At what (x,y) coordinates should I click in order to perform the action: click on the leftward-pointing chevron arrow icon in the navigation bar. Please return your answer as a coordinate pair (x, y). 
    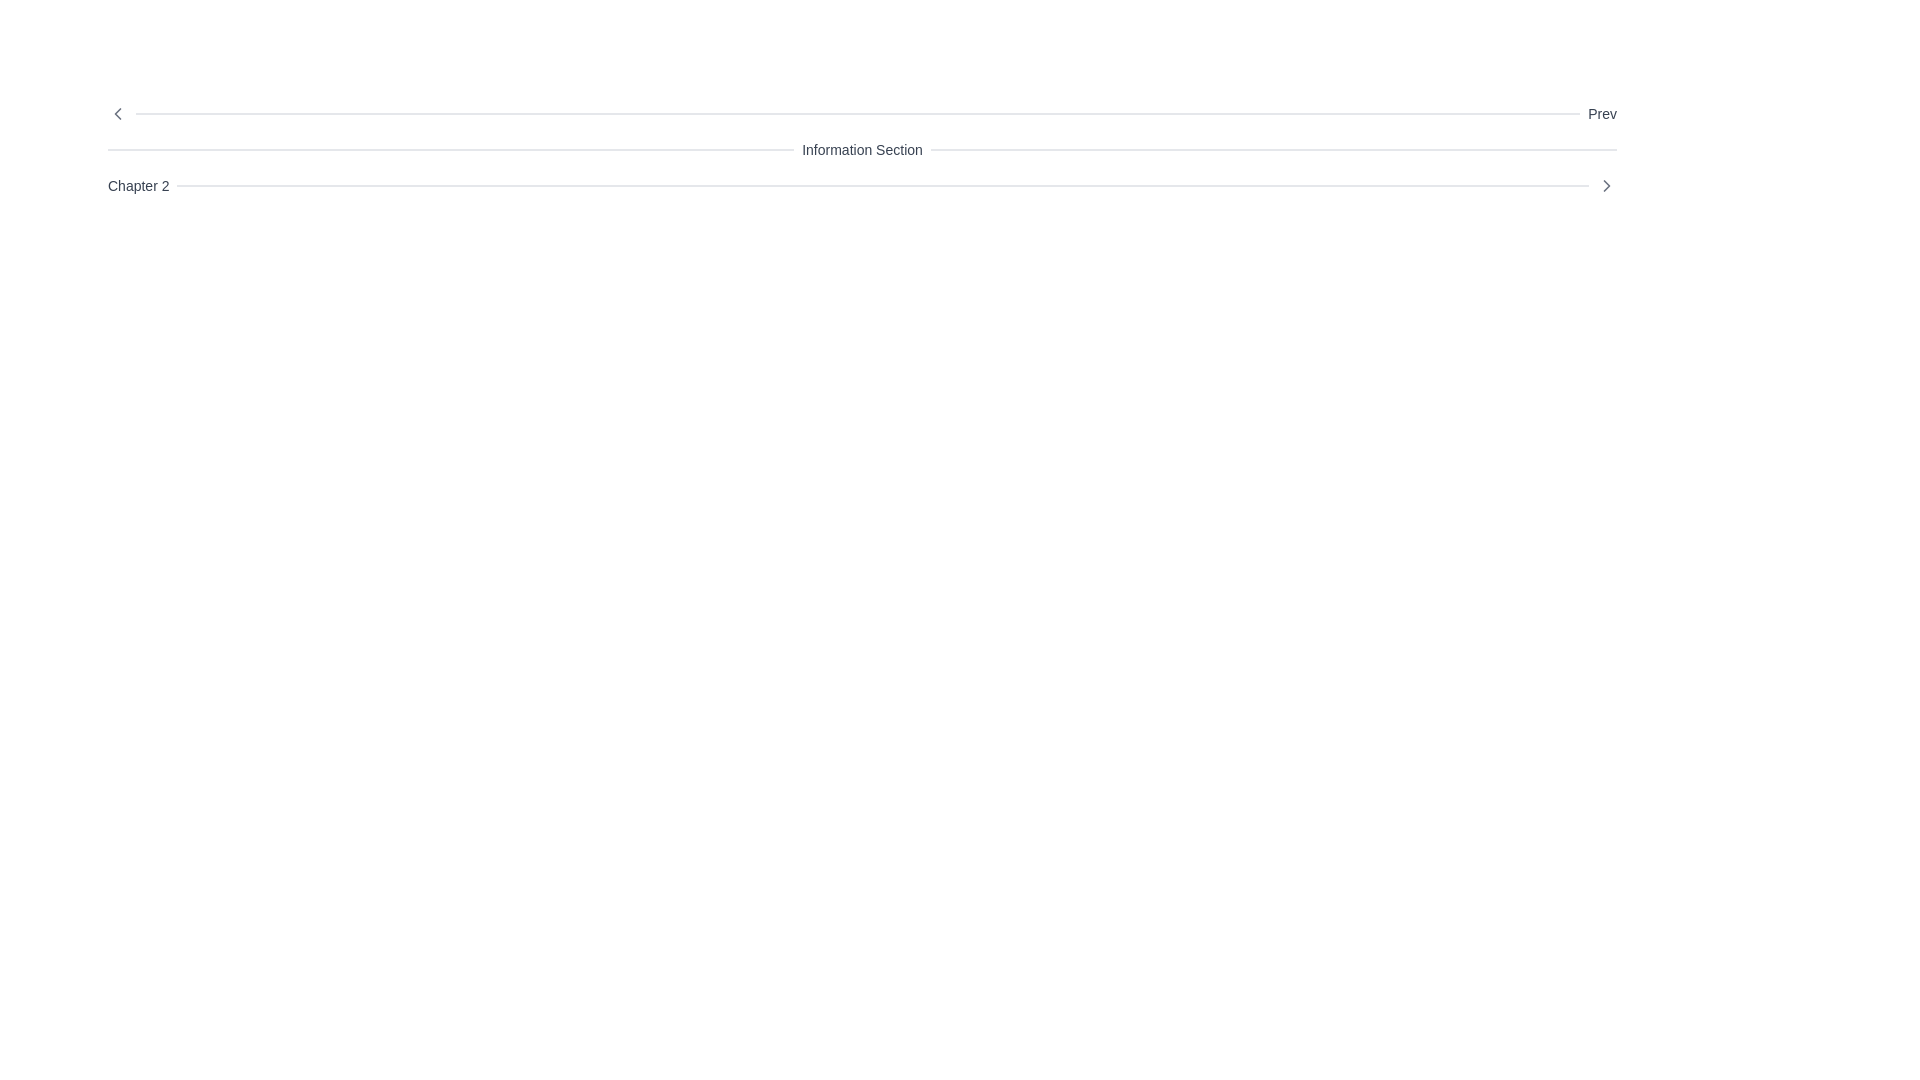
    Looking at the image, I should click on (117, 114).